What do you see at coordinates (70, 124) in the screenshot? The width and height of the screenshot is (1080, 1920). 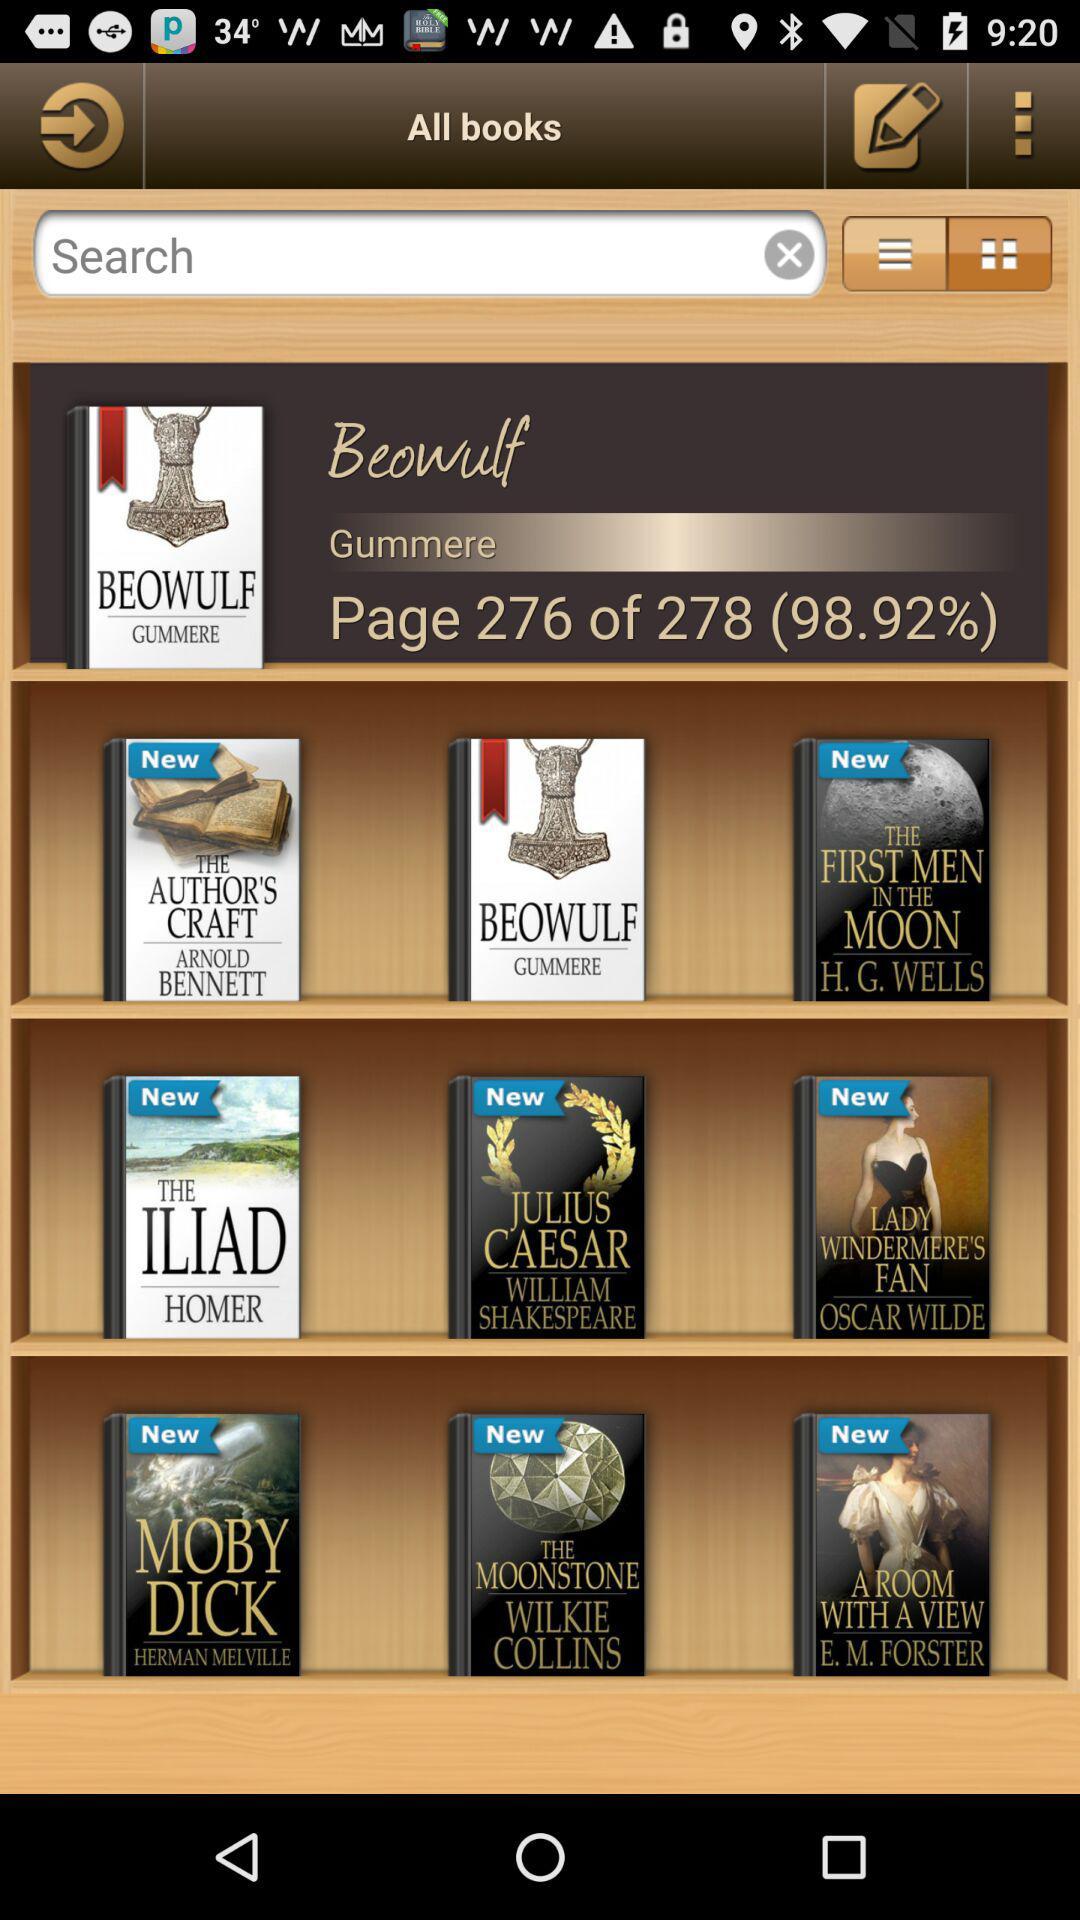 I see `all books` at bounding box center [70, 124].